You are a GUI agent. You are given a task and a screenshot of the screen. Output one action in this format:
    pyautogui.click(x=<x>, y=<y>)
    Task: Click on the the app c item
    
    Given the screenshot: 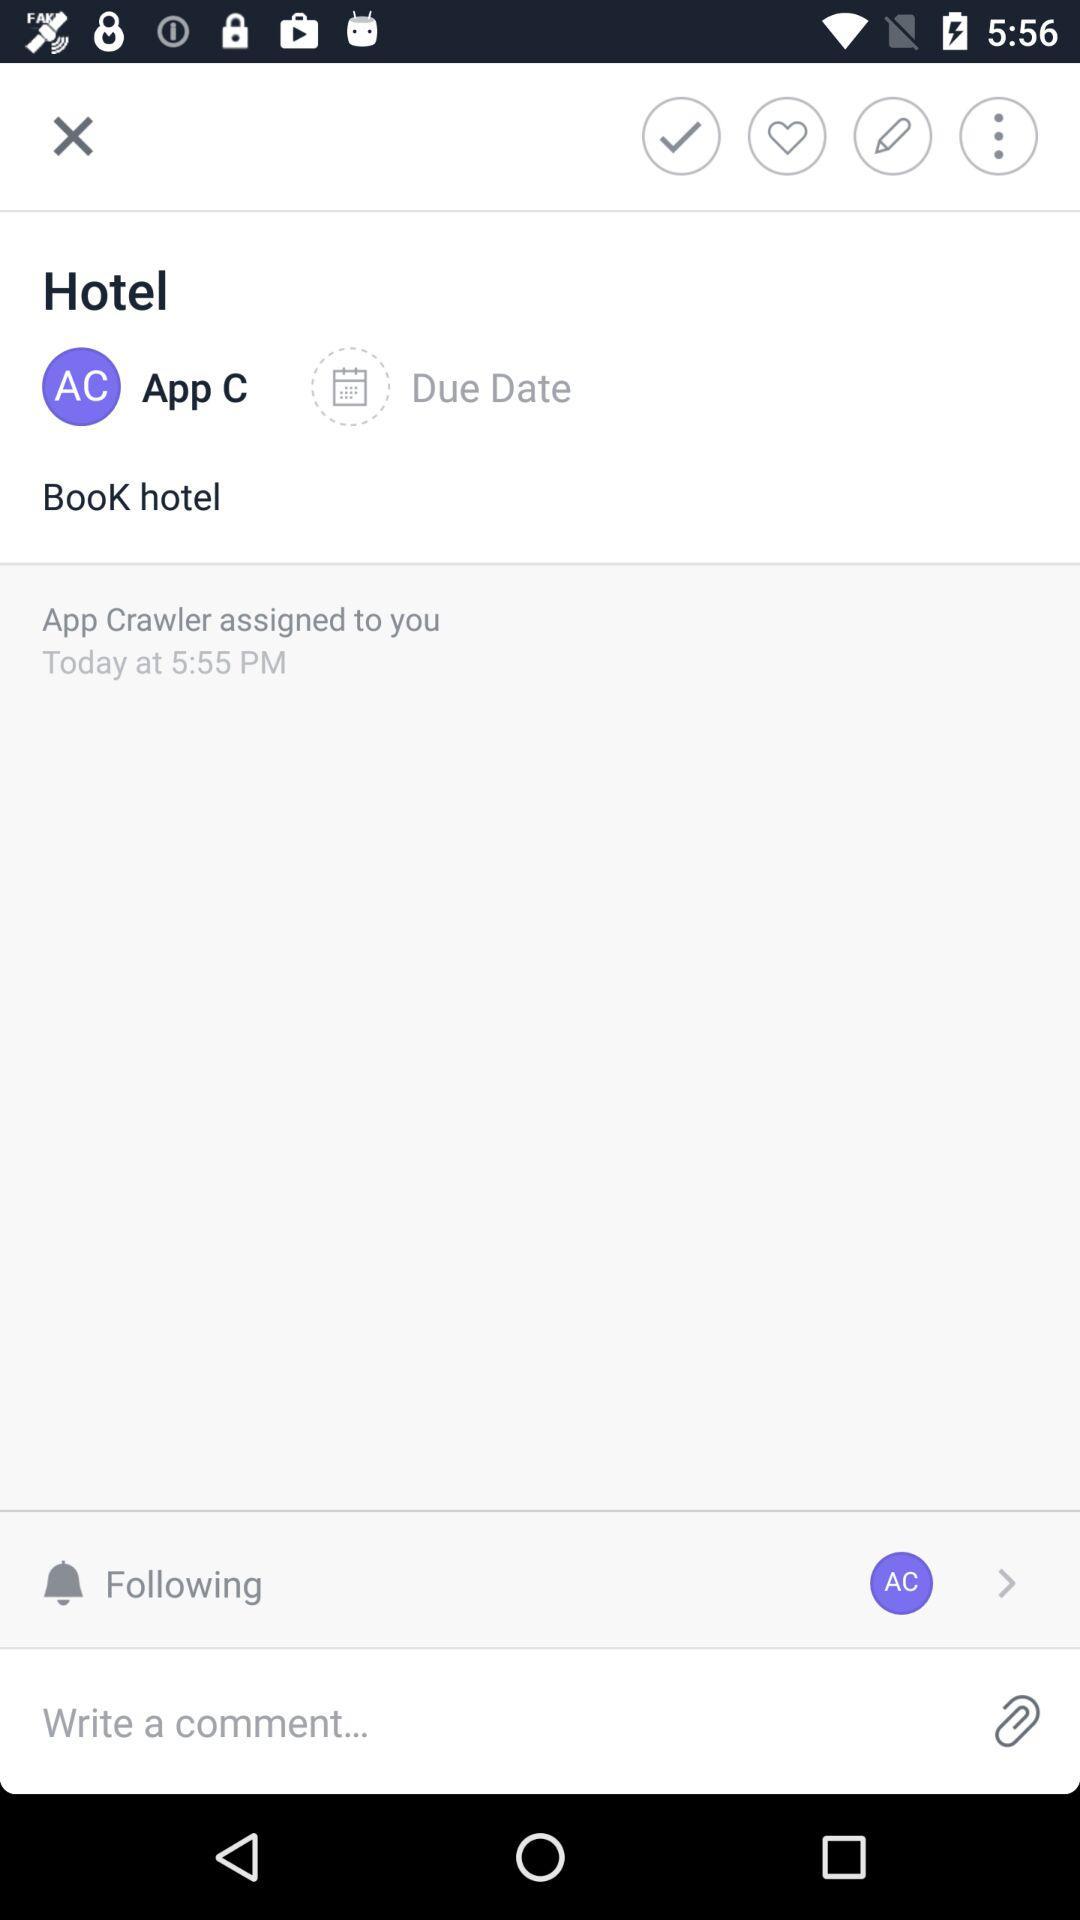 What is the action you would take?
    pyautogui.click(x=195, y=387)
    